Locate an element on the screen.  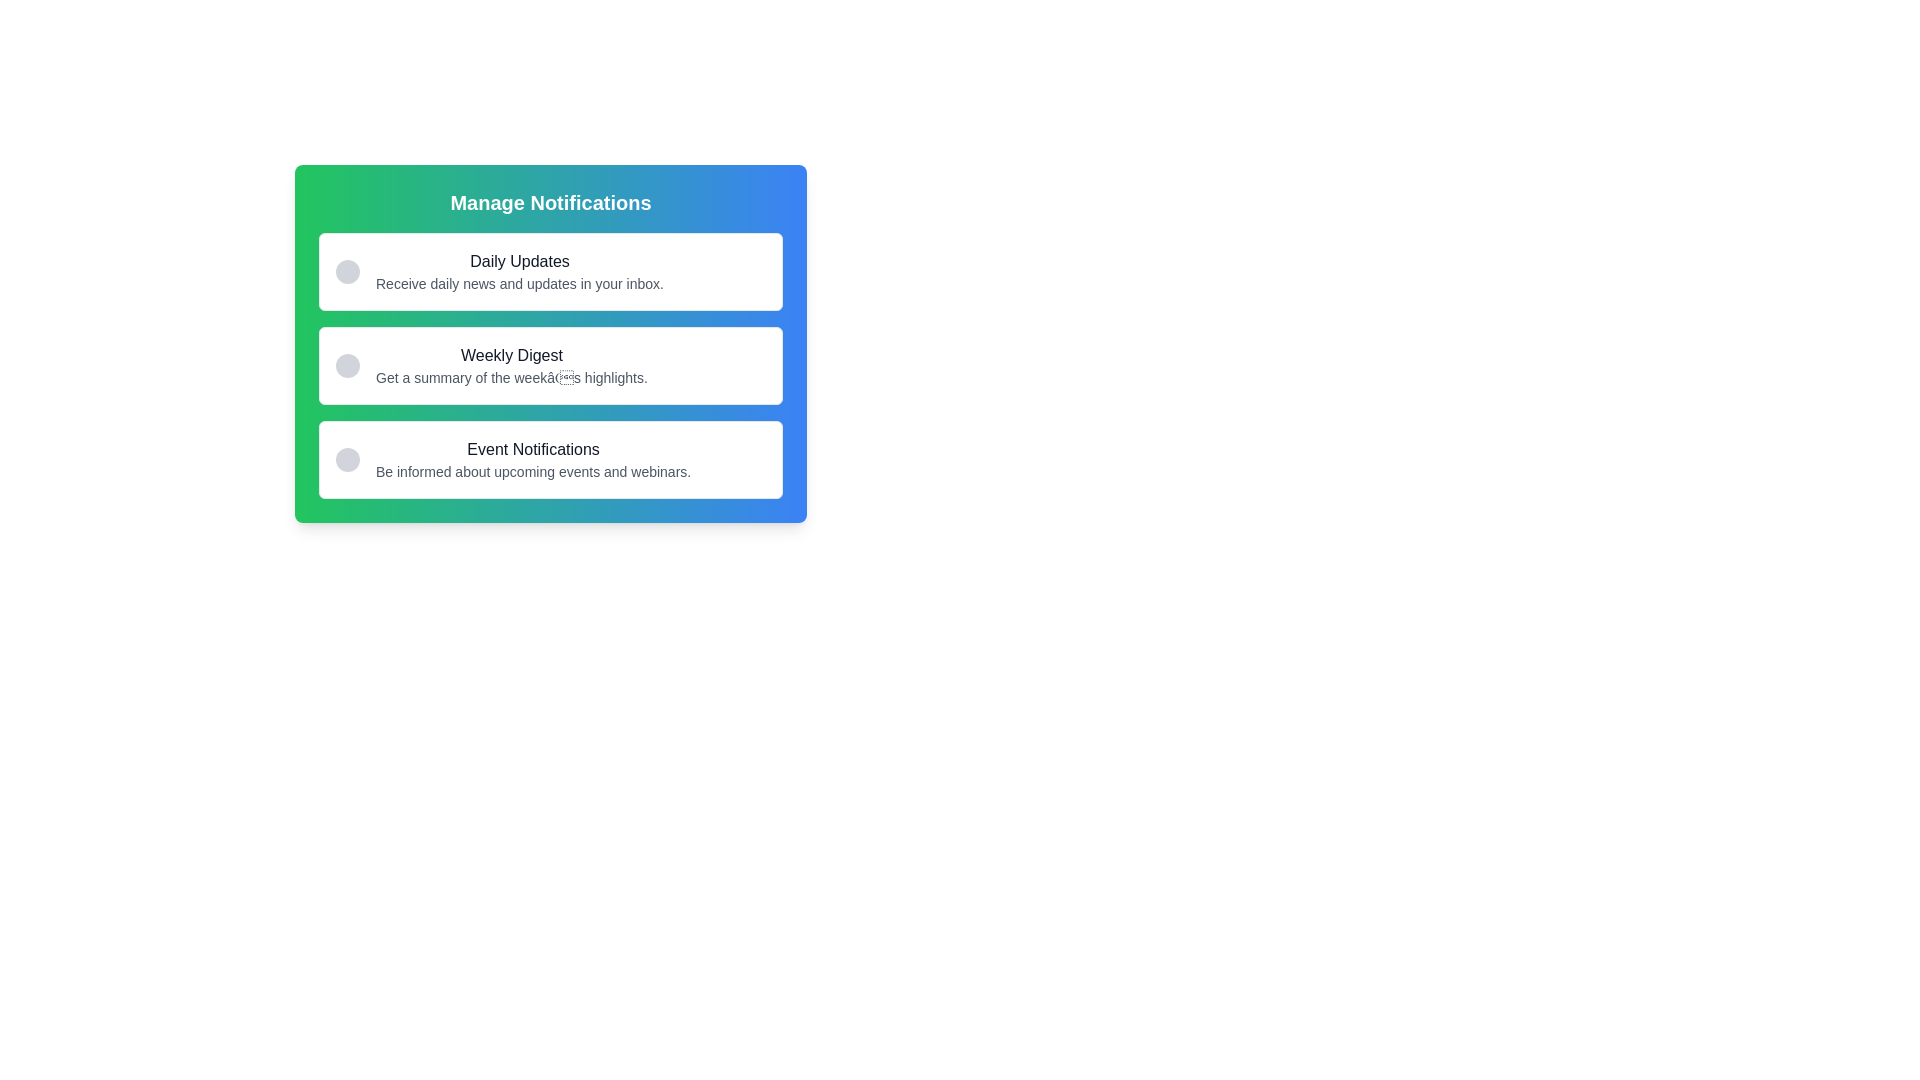
the small circular visual placeholder or unselected selection indicator located next to the 'Weekly Digest' title is located at coordinates (347, 366).